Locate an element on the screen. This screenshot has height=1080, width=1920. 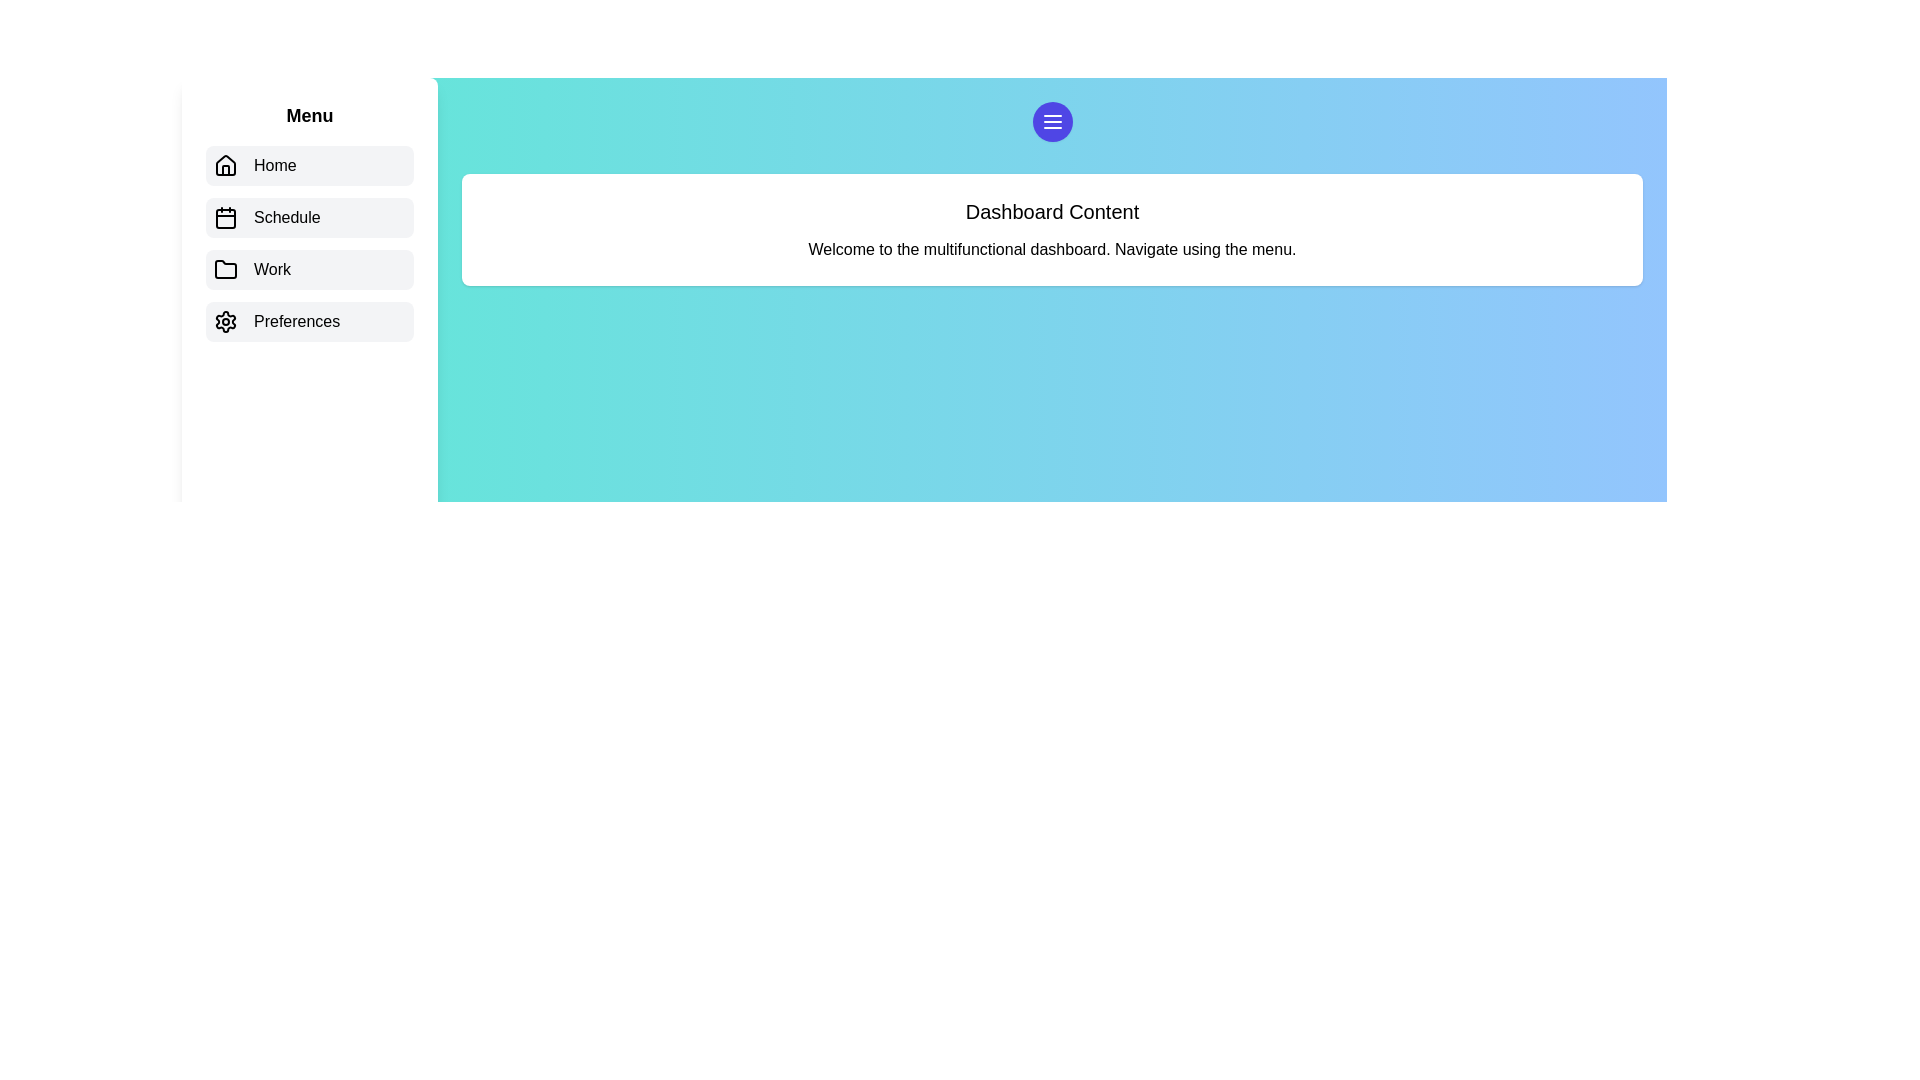
the menu item corresponding to Home is located at coordinates (309, 164).